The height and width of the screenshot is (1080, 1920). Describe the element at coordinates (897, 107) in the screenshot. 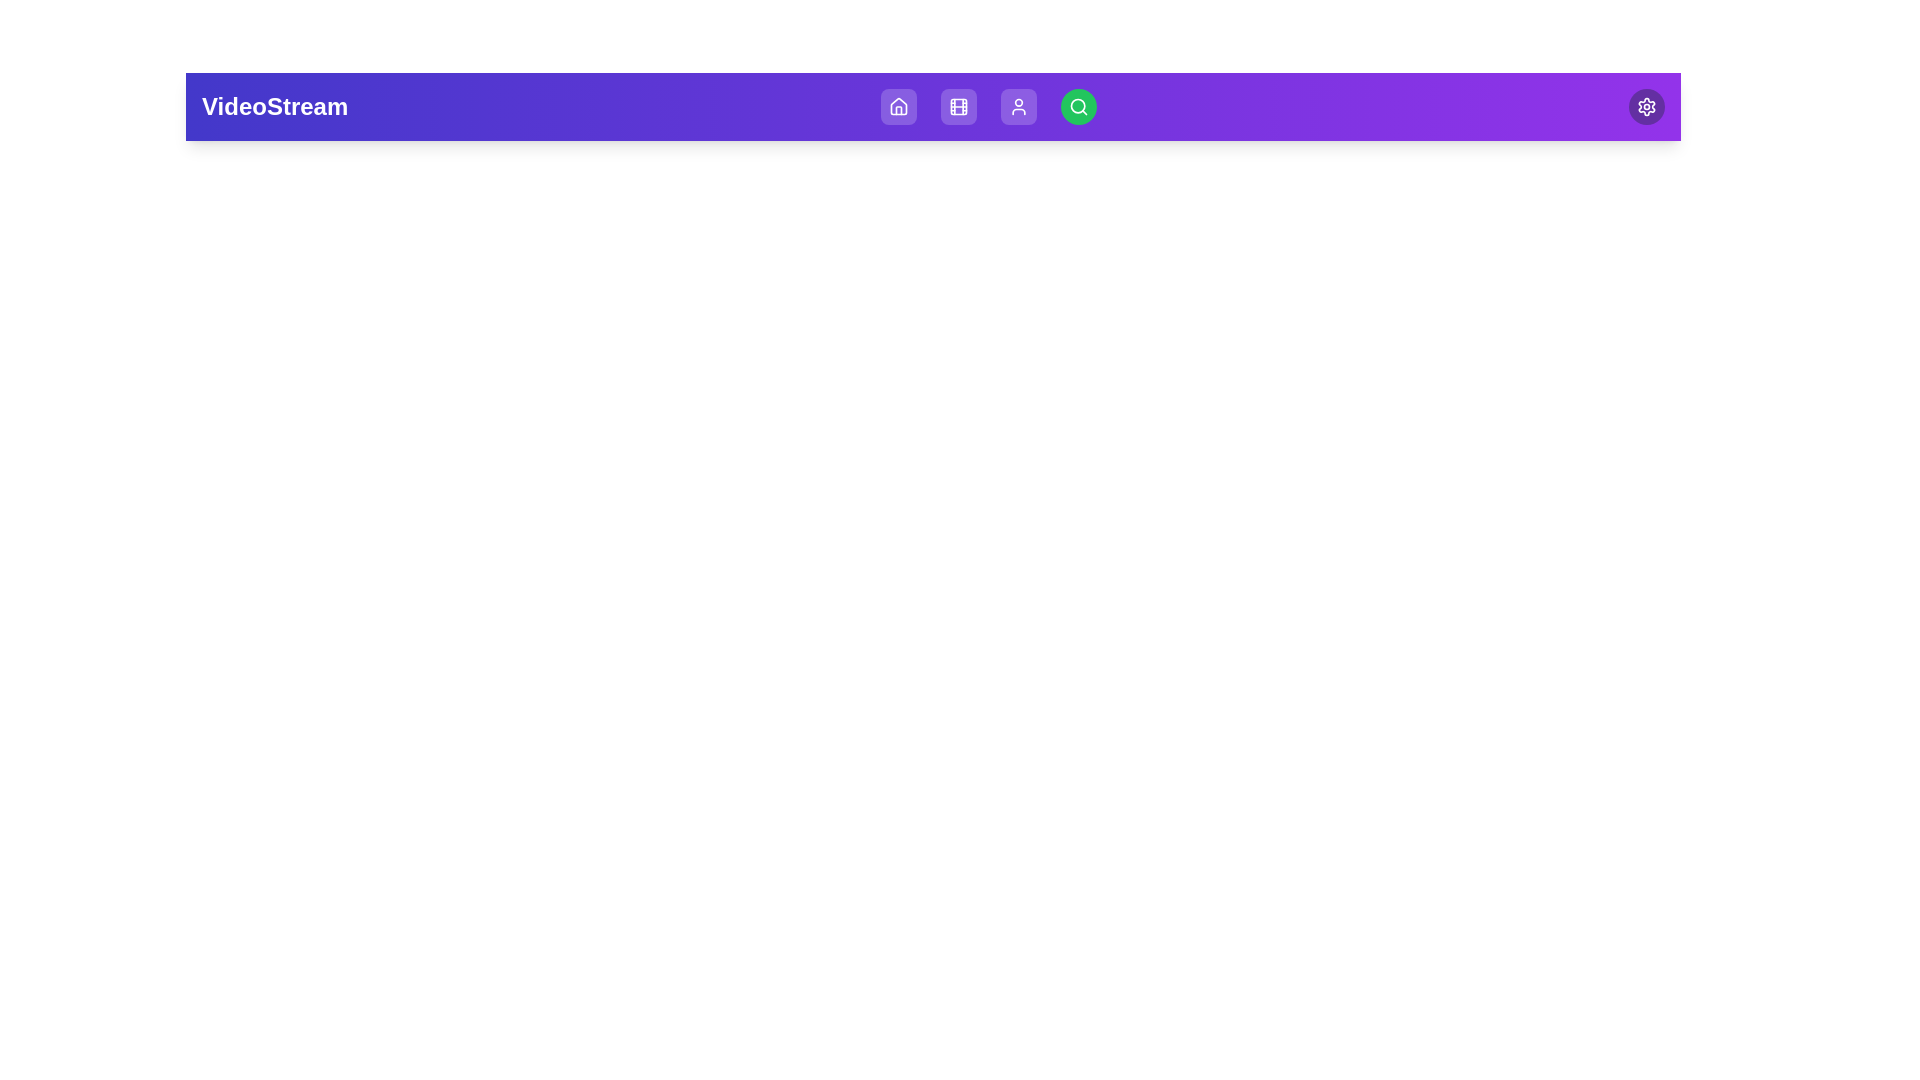

I see `the Home button in the navigation bar` at that location.